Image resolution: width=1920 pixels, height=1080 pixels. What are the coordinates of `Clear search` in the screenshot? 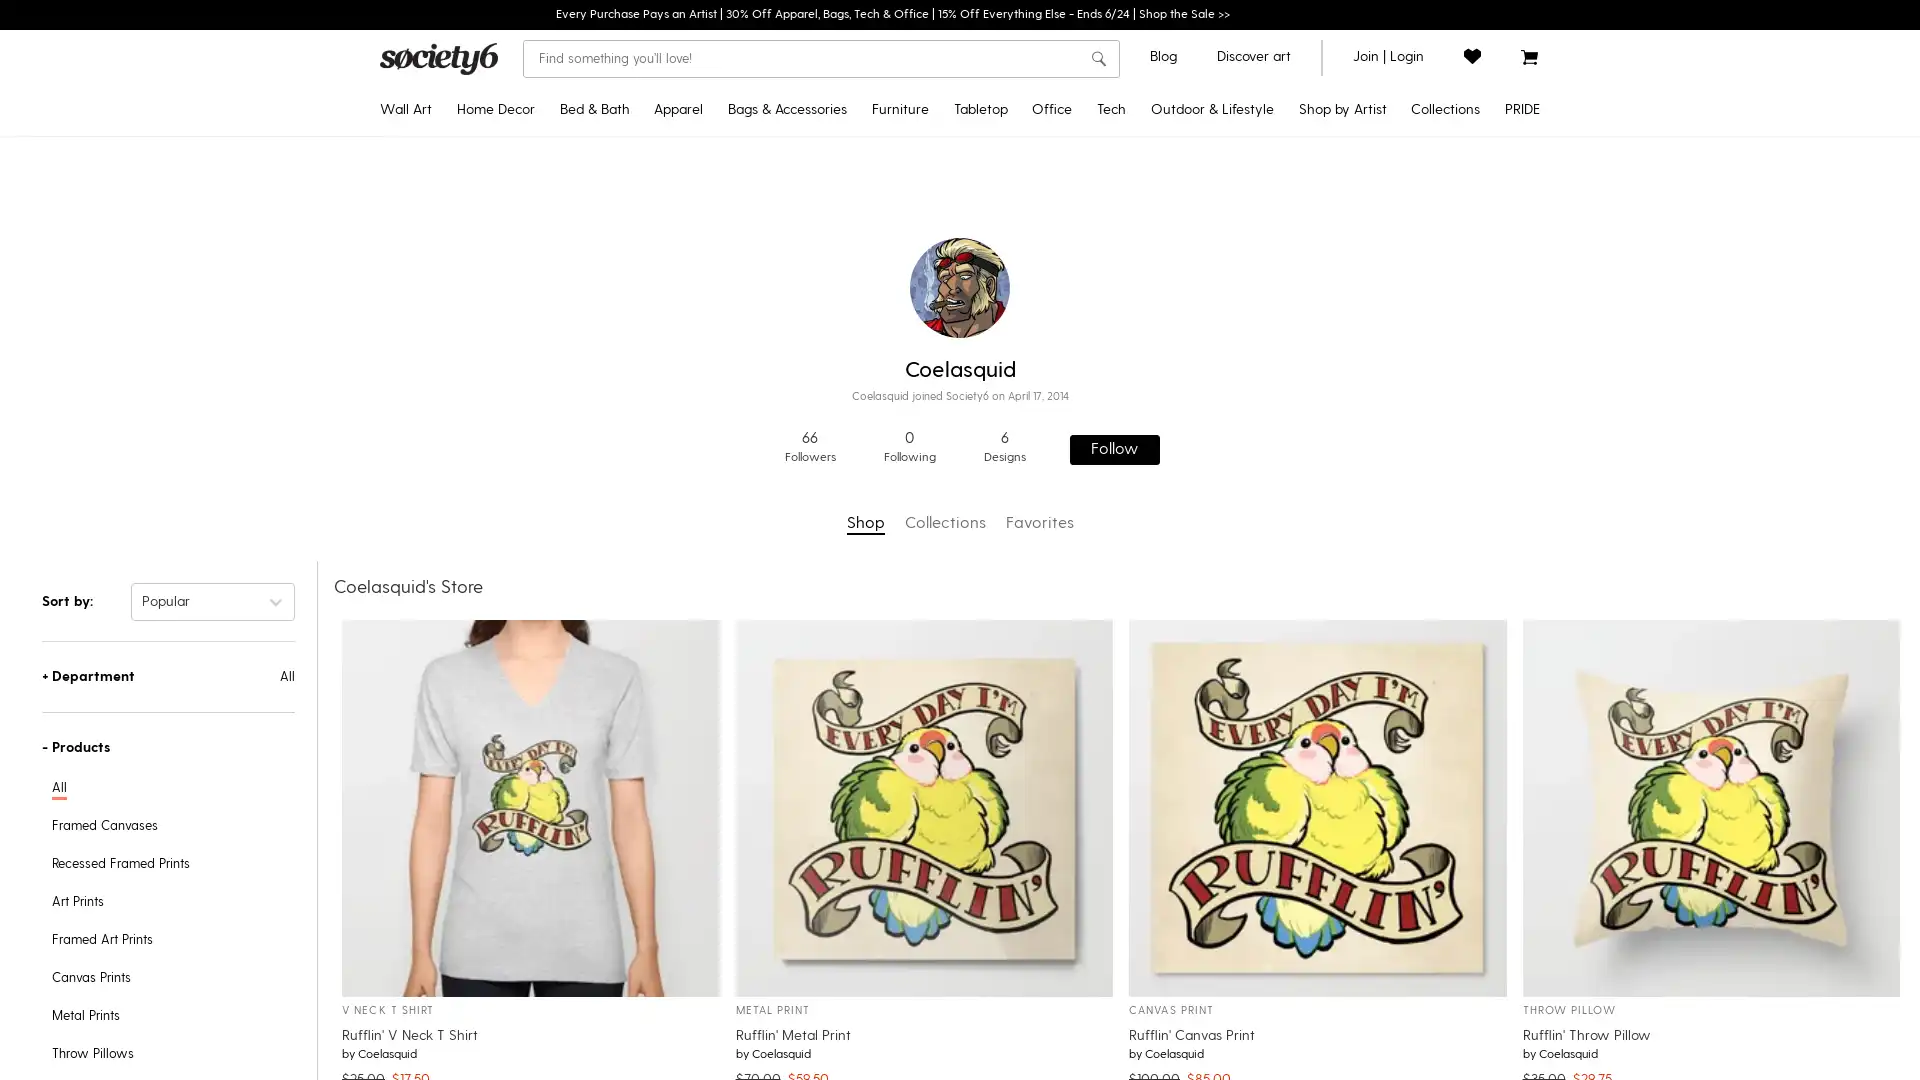 It's located at (1070, 57).